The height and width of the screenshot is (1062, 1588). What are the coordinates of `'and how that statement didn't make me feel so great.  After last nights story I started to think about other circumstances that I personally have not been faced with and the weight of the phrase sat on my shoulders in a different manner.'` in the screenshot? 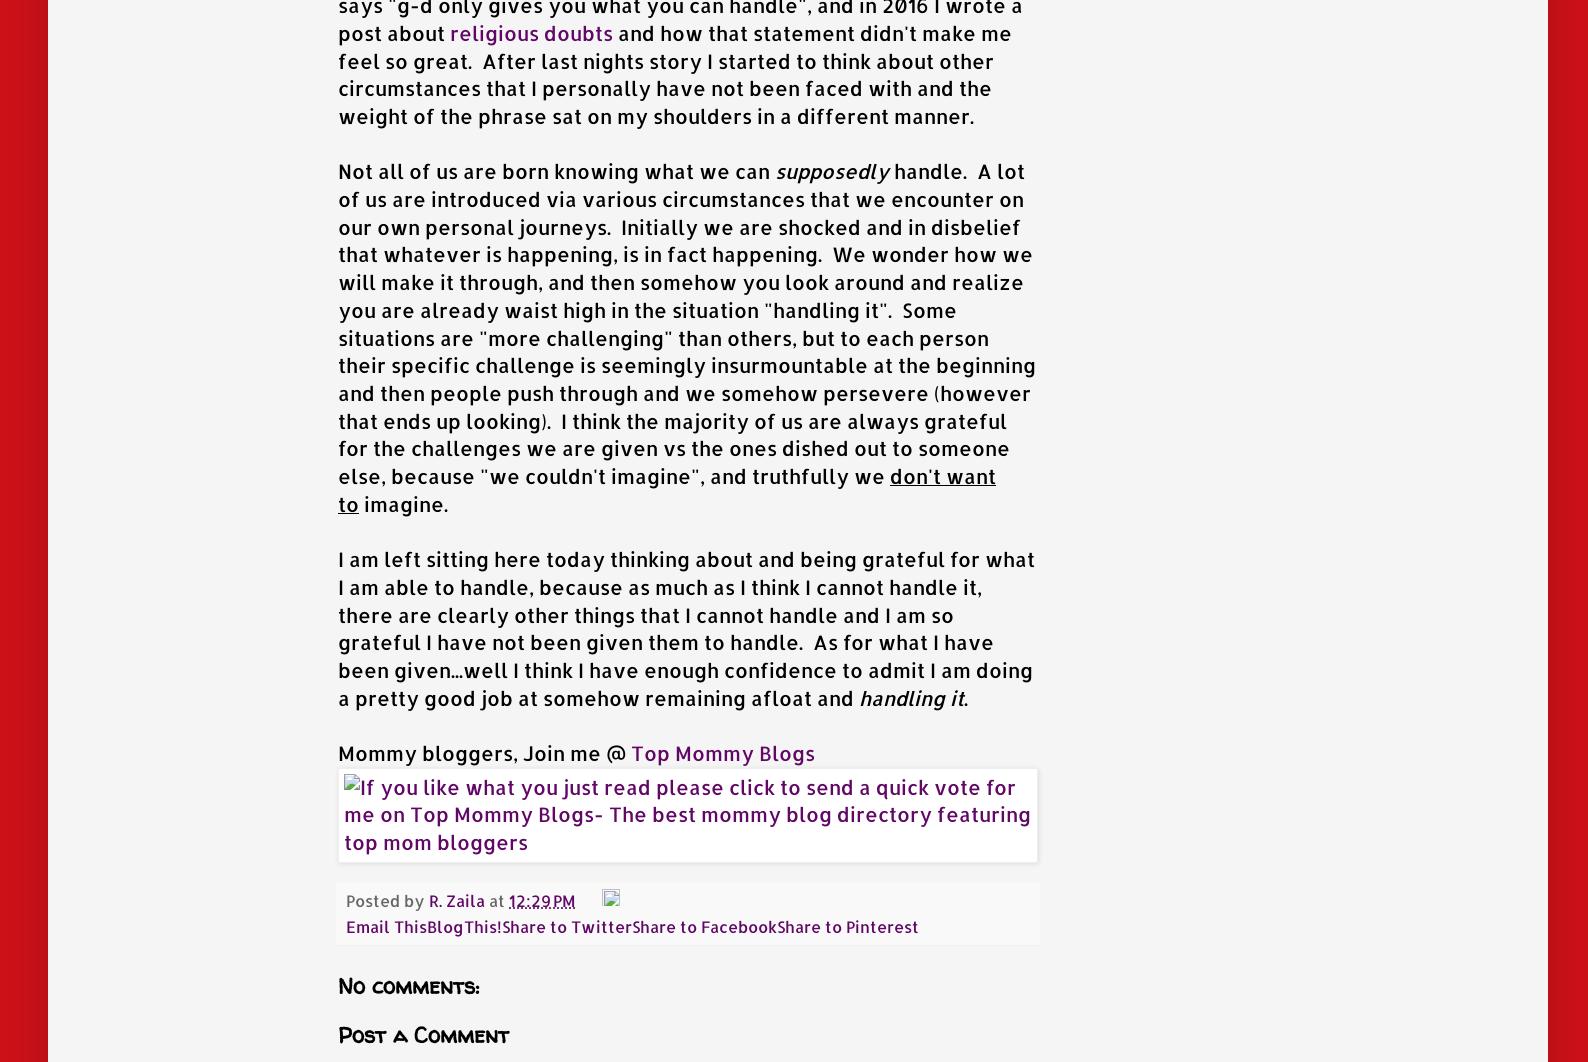 It's located at (336, 74).